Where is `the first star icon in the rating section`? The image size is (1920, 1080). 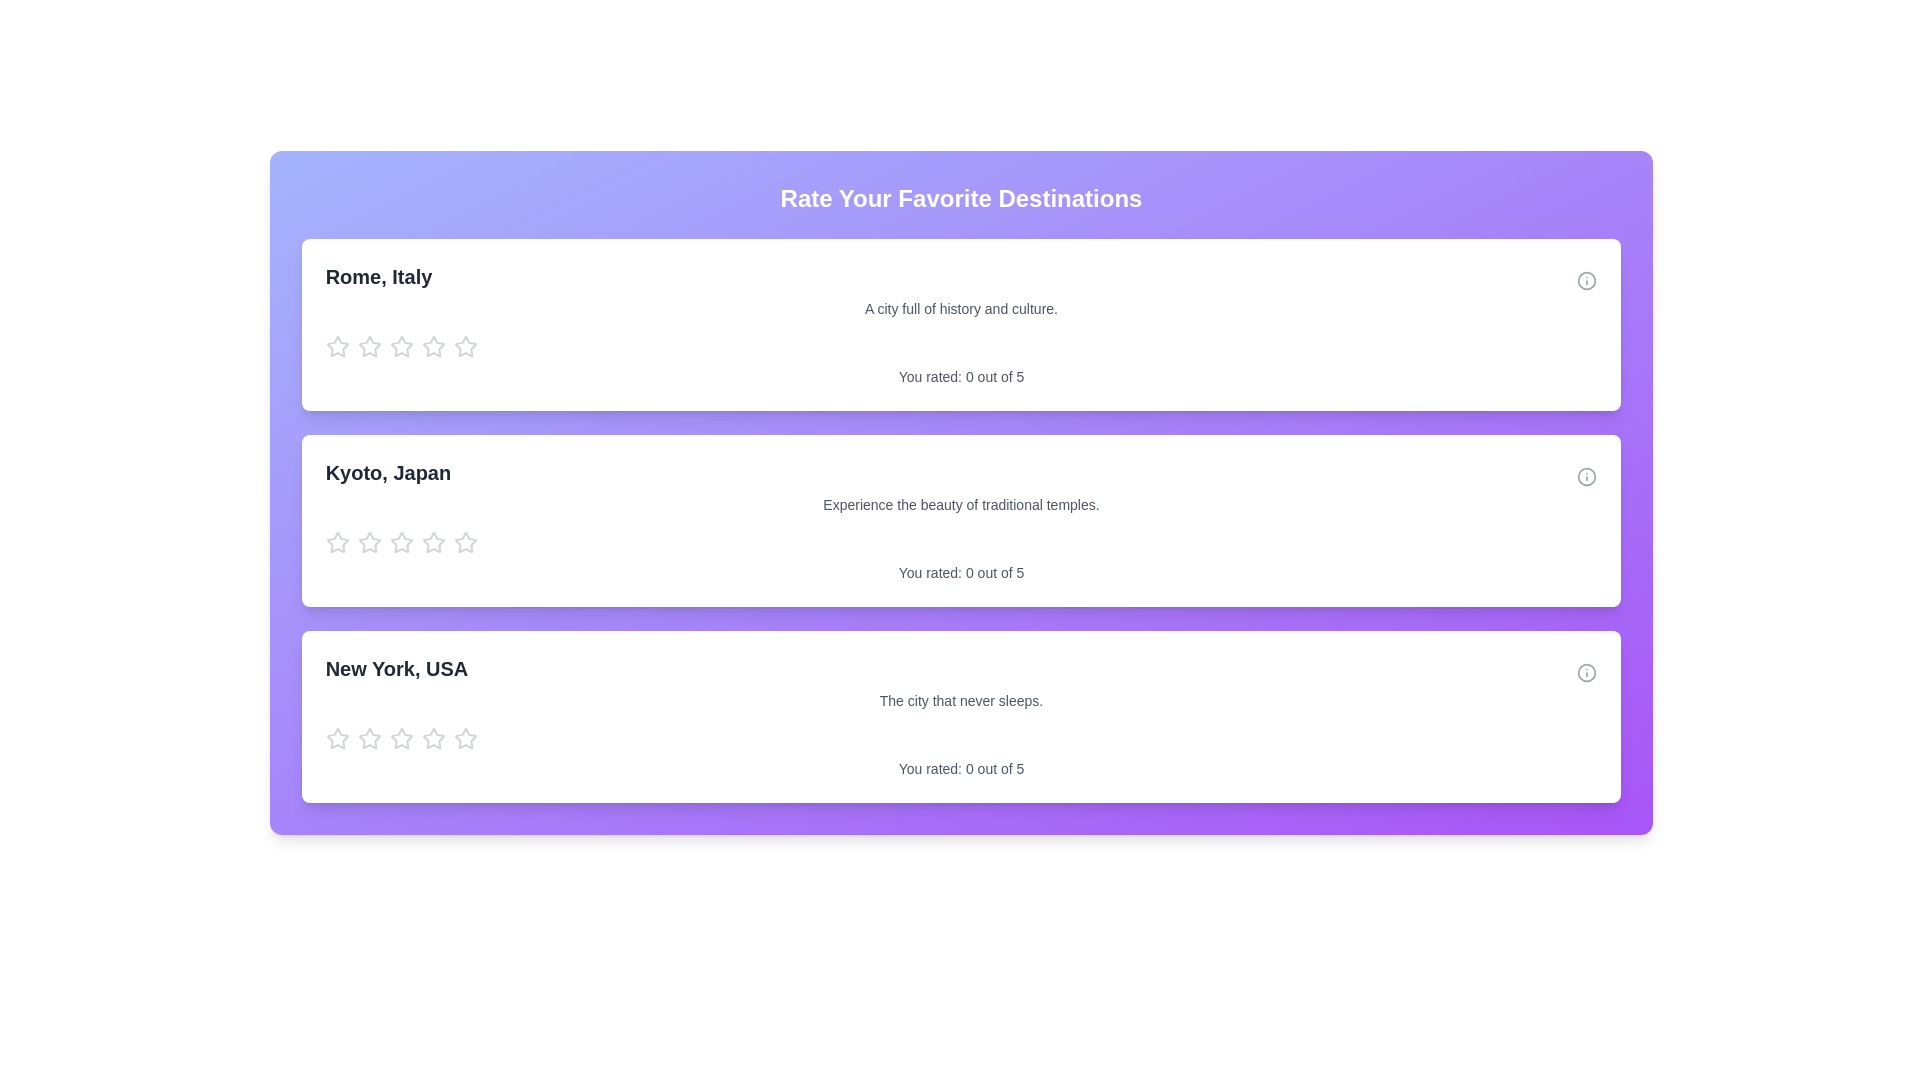
the first star icon in the rating section is located at coordinates (369, 345).